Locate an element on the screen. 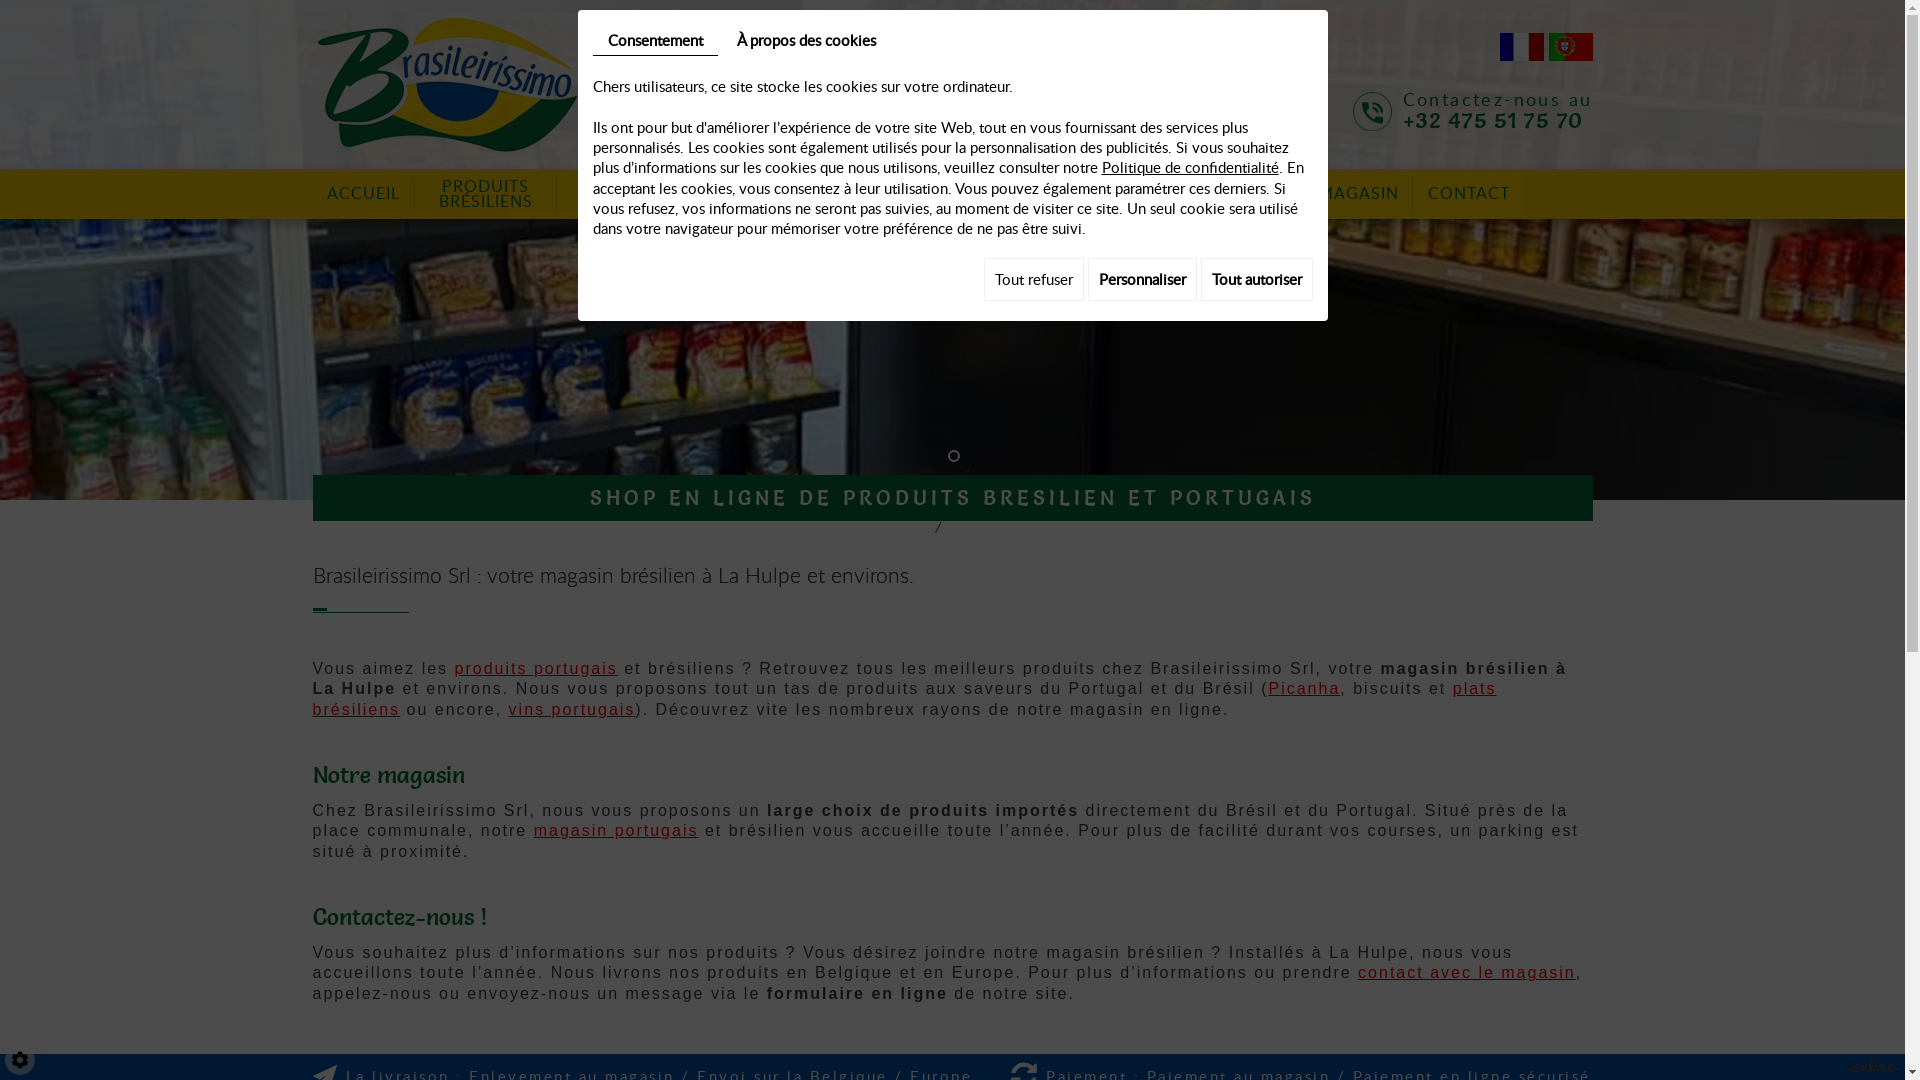 The image size is (1920, 1080). 'Contactez-nous au is located at coordinates (1497, 109).